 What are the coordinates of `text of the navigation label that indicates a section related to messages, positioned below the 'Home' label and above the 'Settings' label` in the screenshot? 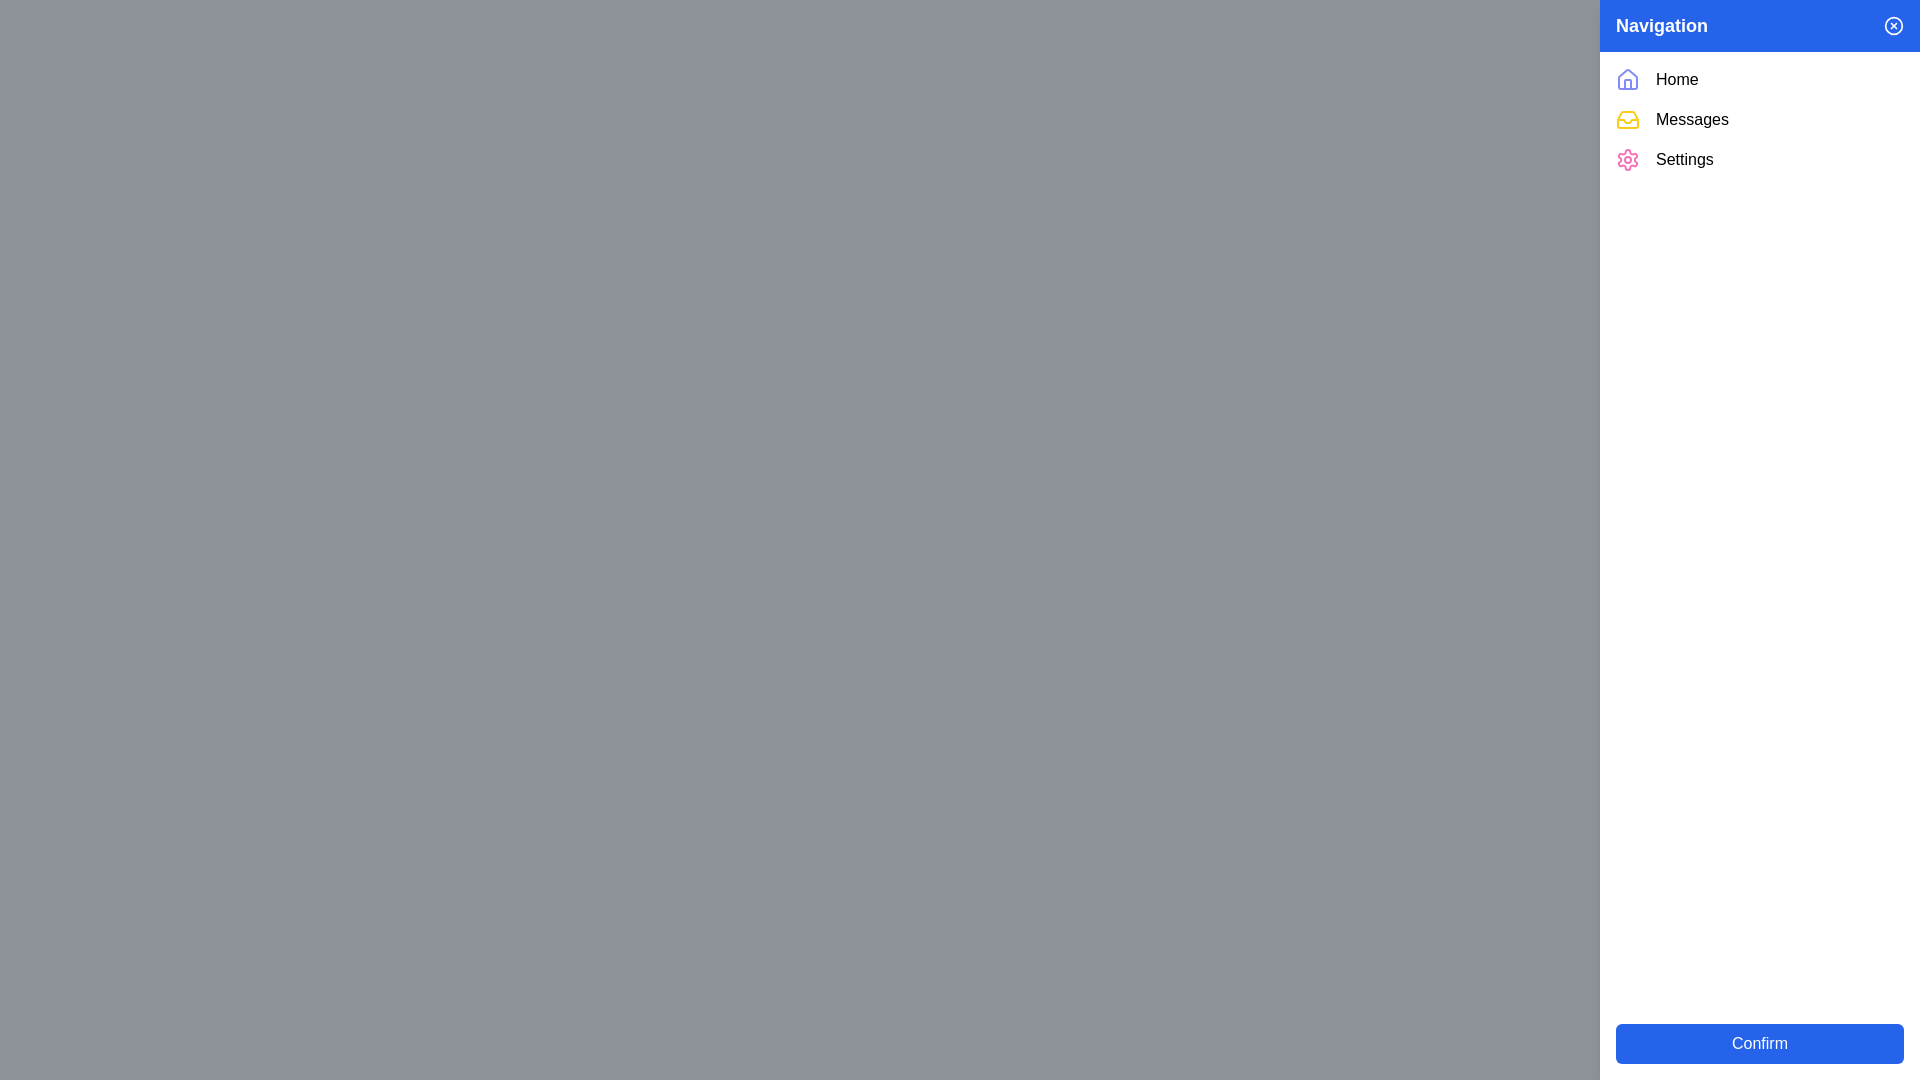 It's located at (1691, 119).